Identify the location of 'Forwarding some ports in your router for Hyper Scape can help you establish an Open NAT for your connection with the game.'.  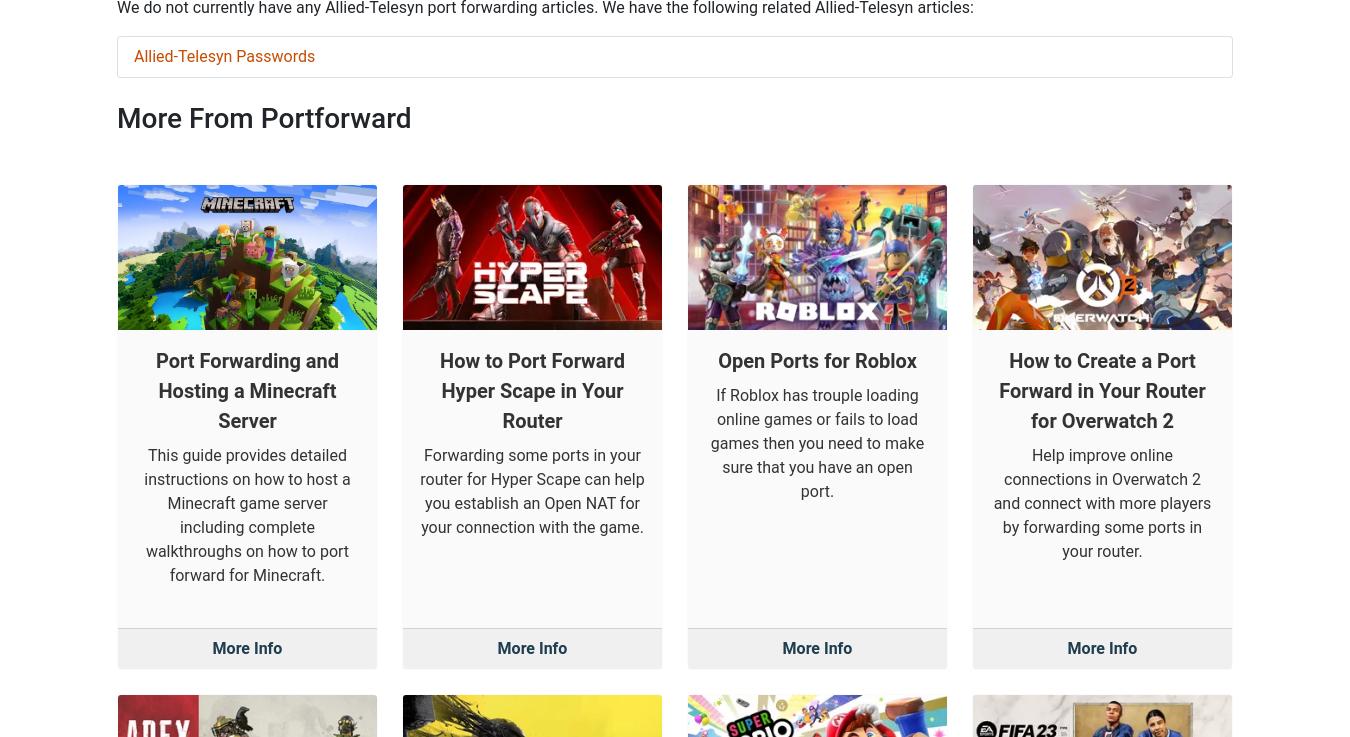
(531, 297).